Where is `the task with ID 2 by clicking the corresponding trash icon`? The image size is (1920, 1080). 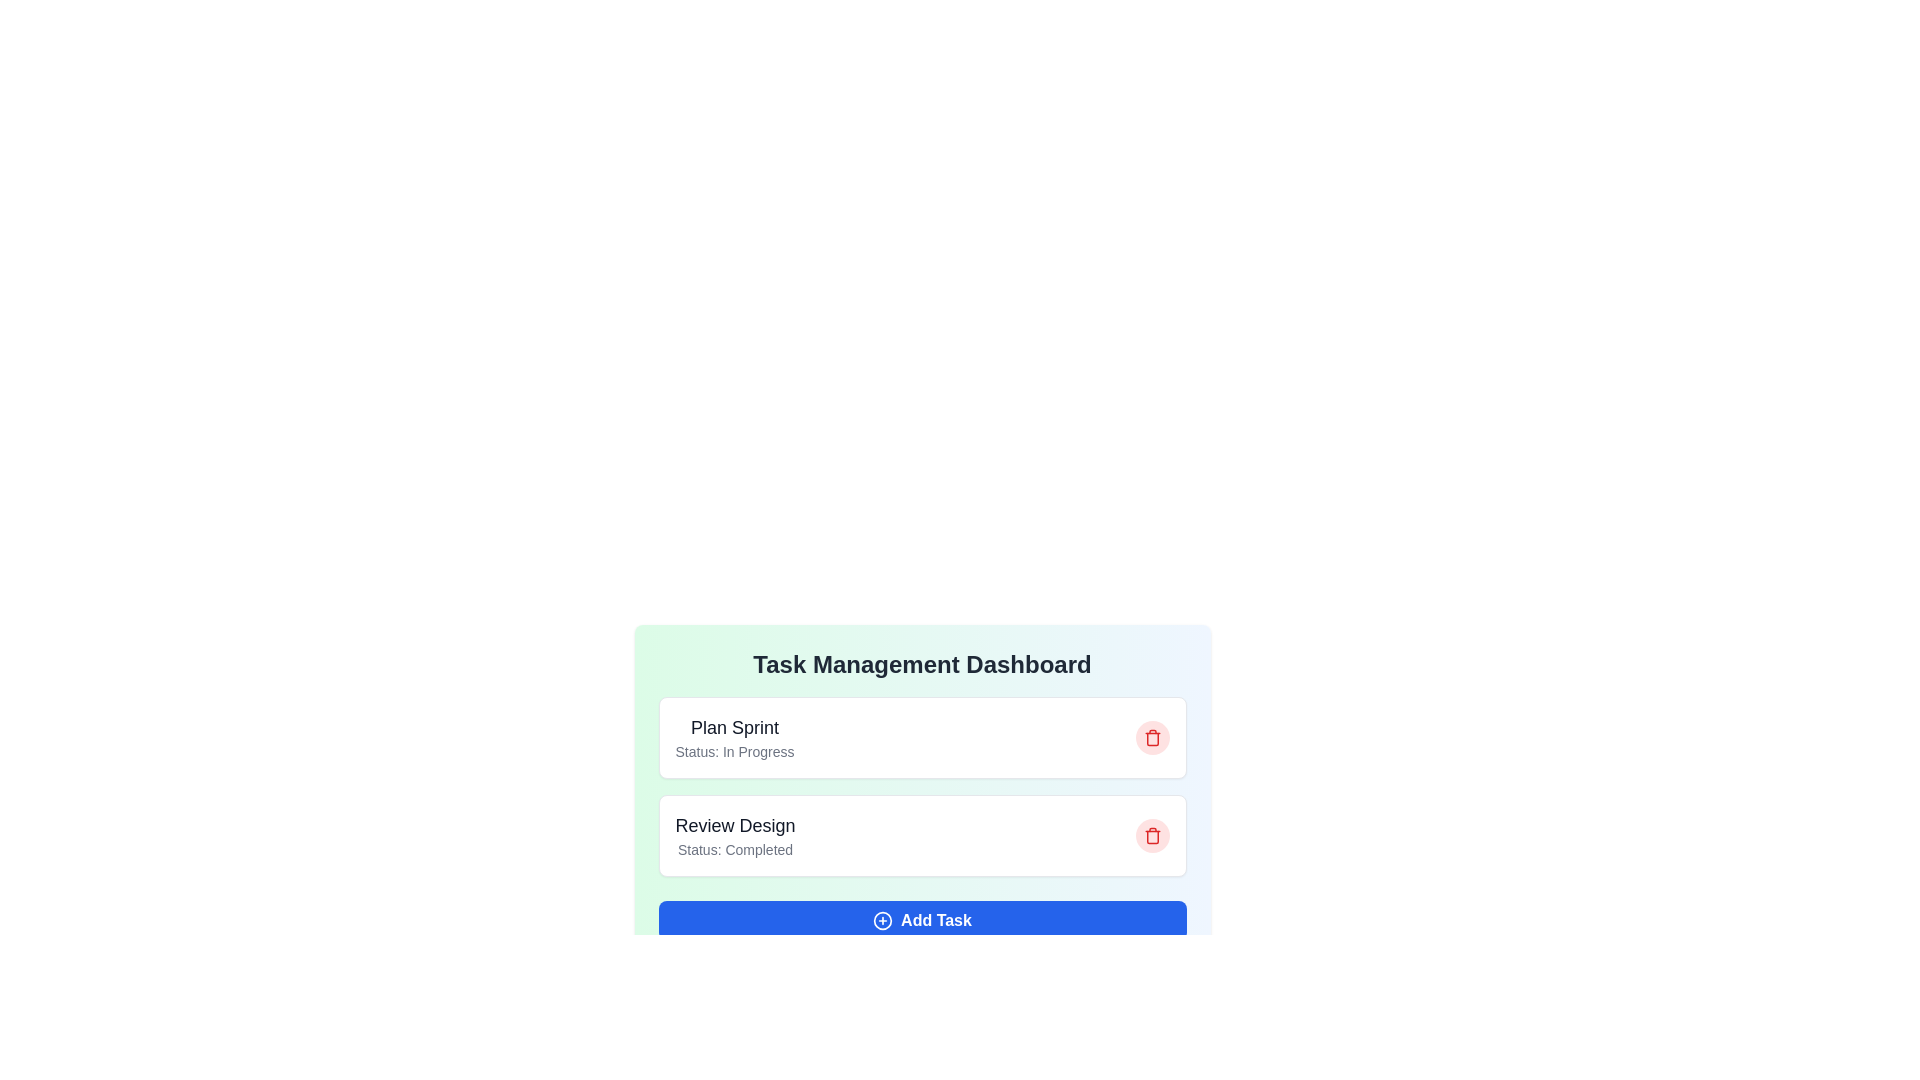 the task with ID 2 by clicking the corresponding trash icon is located at coordinates (1152, 836).